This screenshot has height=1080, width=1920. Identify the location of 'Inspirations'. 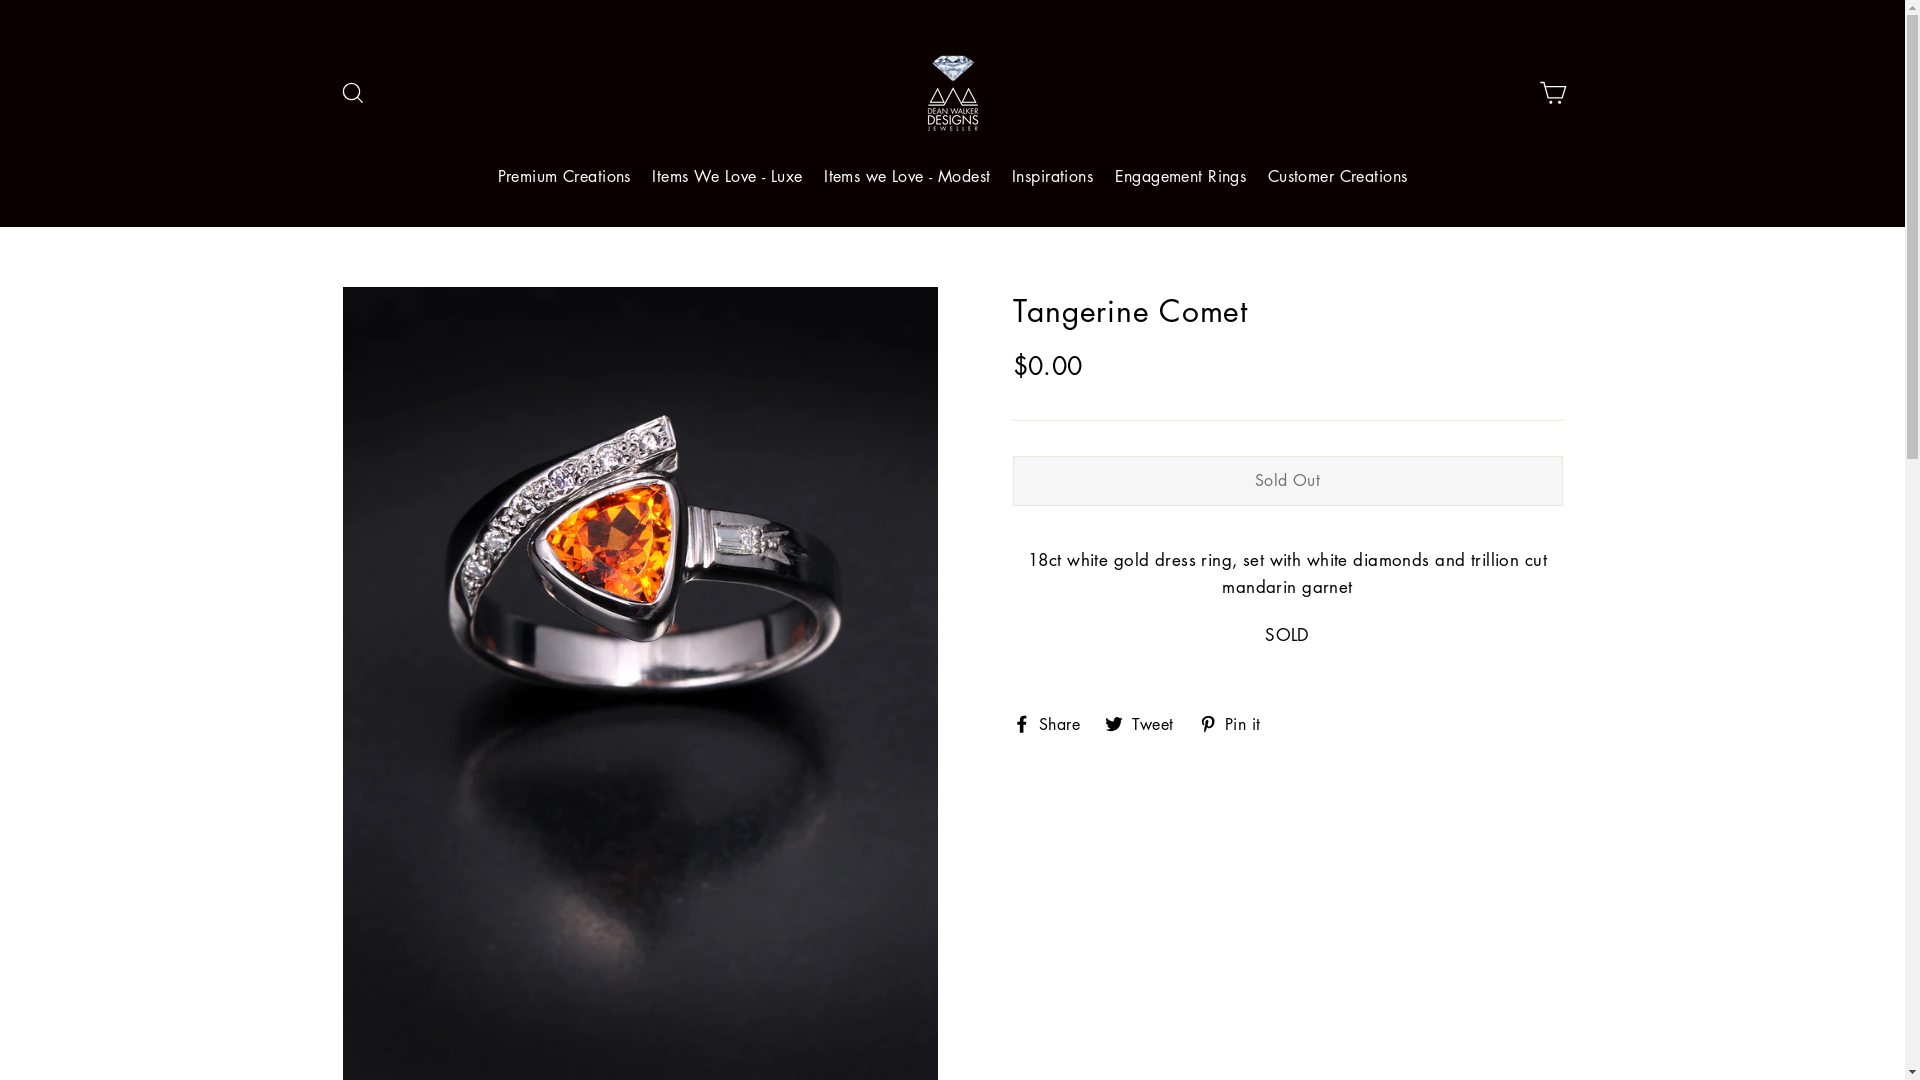
(1051, 176).